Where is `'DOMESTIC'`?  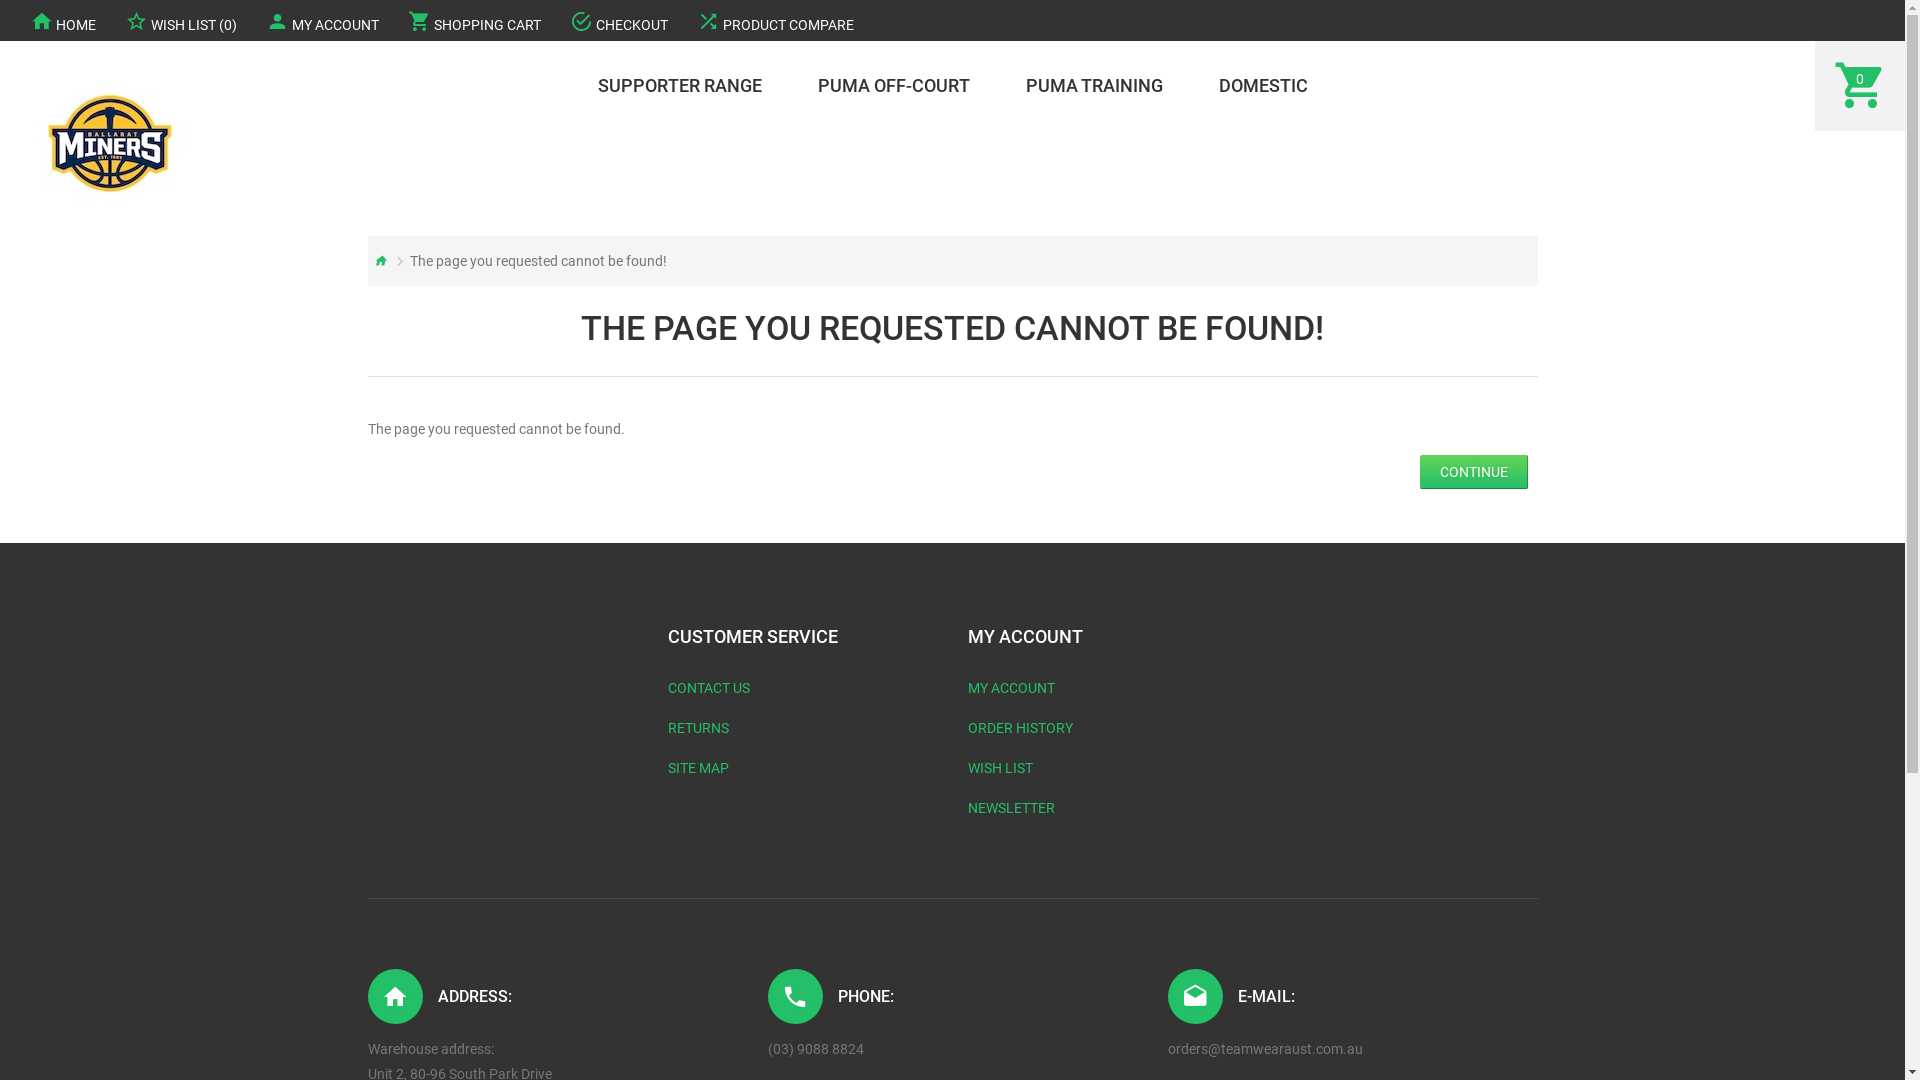
'DOMESTIC' is located at coordinates (1261, 84).